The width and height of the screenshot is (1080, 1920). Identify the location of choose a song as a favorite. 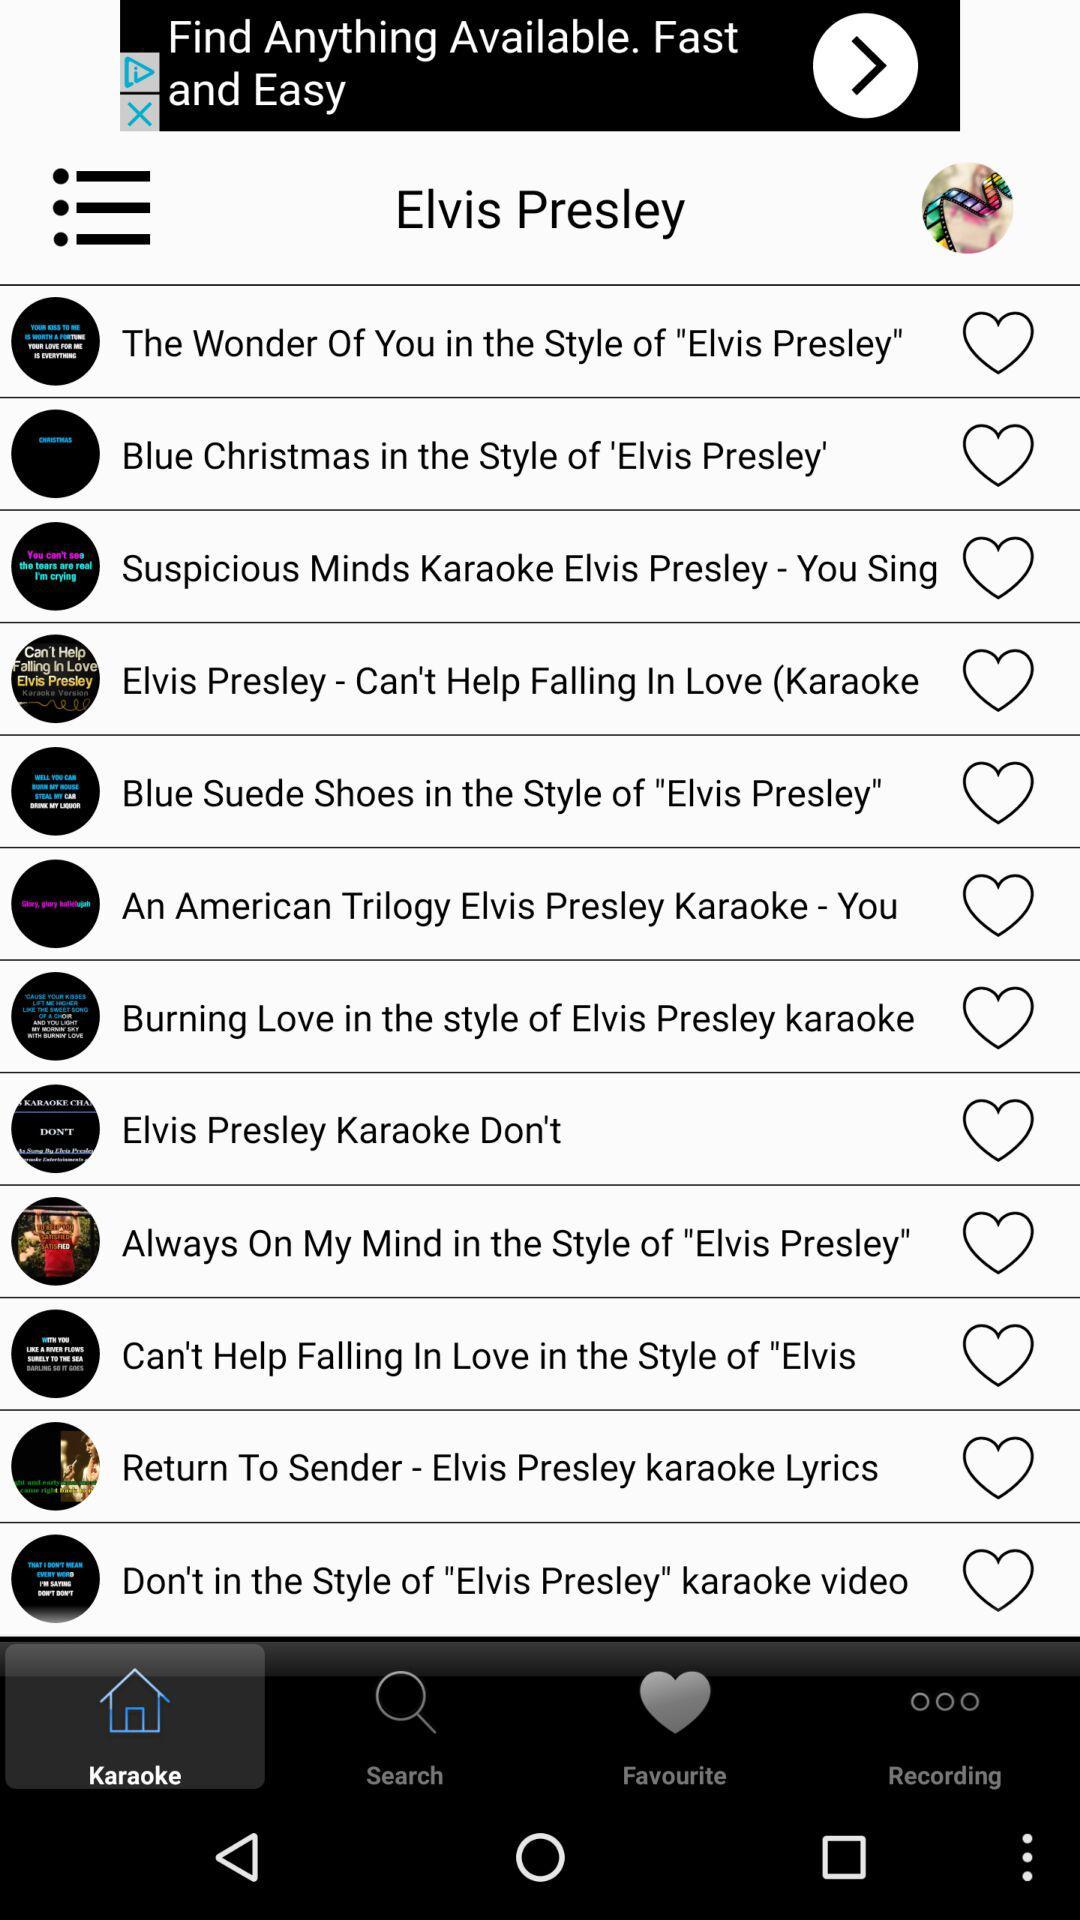
(998, 1353).